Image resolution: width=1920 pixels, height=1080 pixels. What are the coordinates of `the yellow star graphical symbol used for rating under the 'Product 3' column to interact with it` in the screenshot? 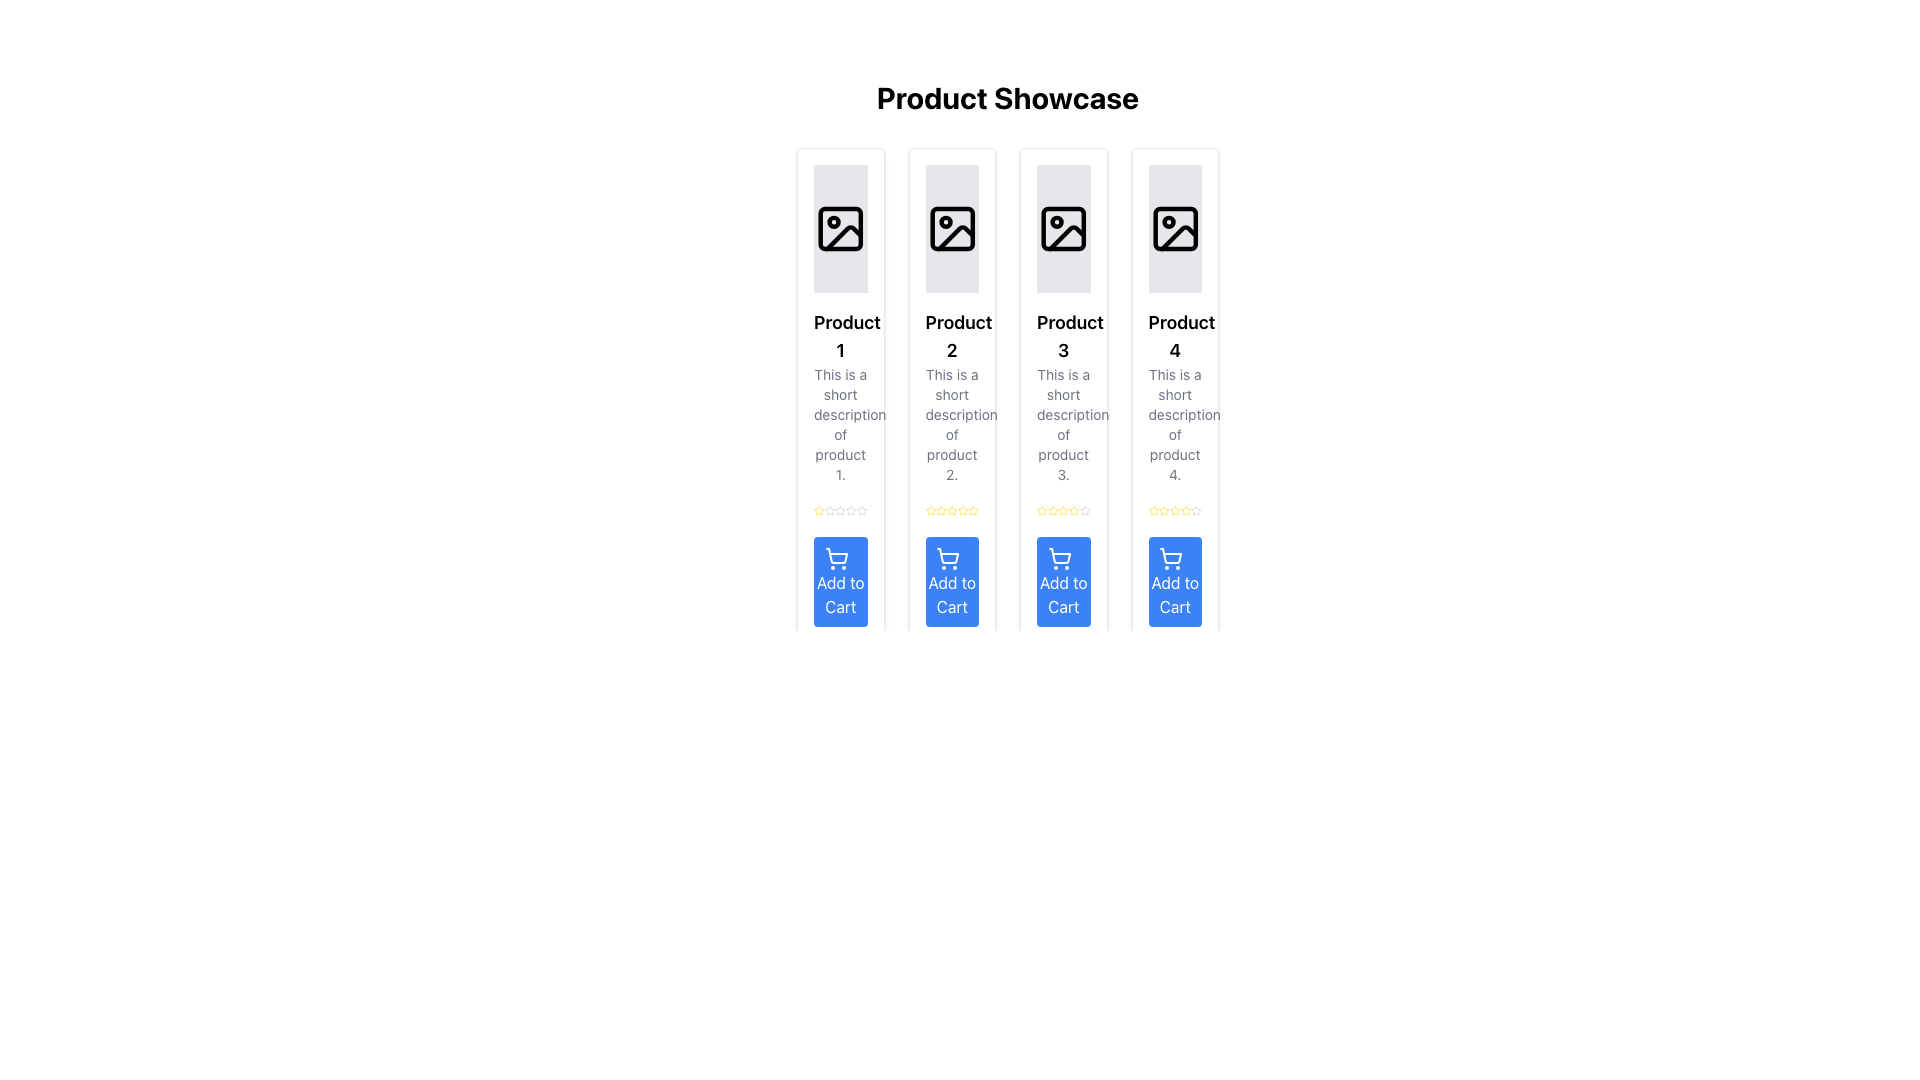 It's located at (1062, 509).